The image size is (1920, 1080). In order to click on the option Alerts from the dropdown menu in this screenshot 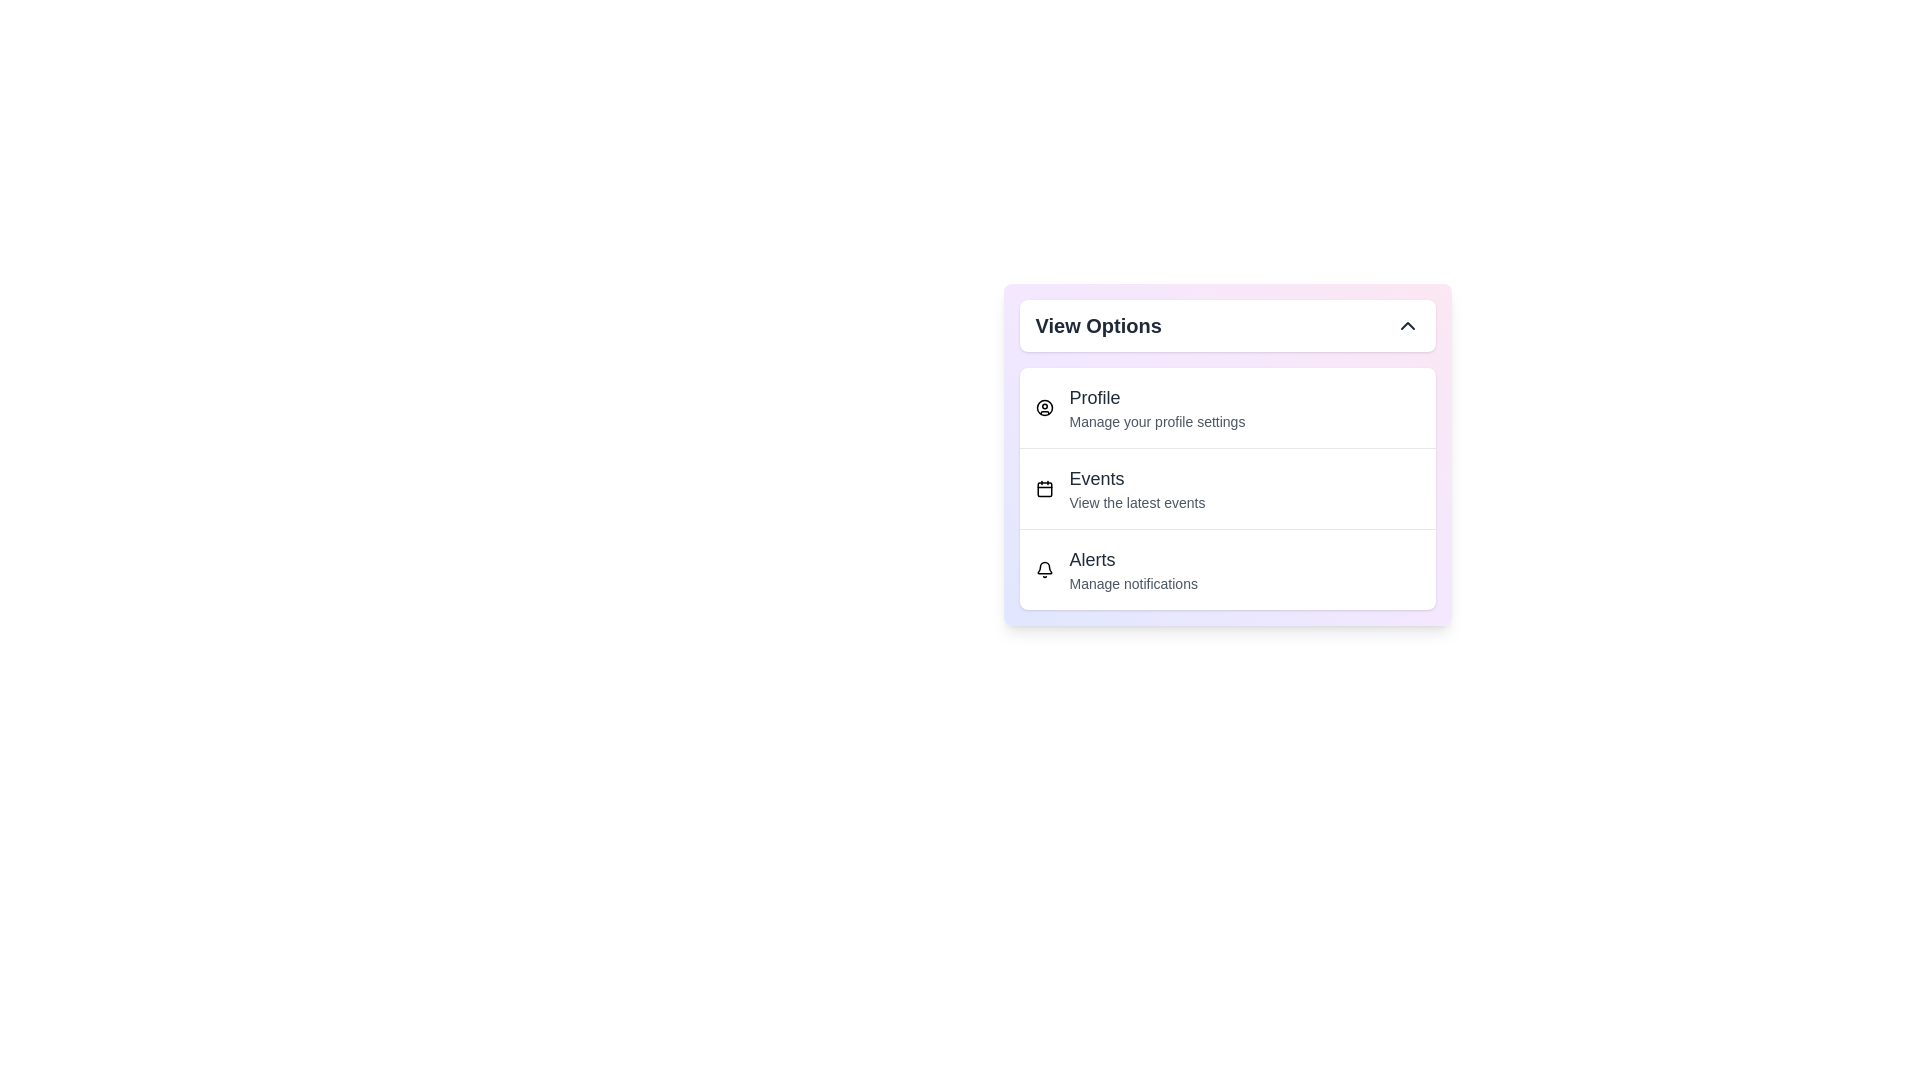, I will do `click(1226, 569)`.